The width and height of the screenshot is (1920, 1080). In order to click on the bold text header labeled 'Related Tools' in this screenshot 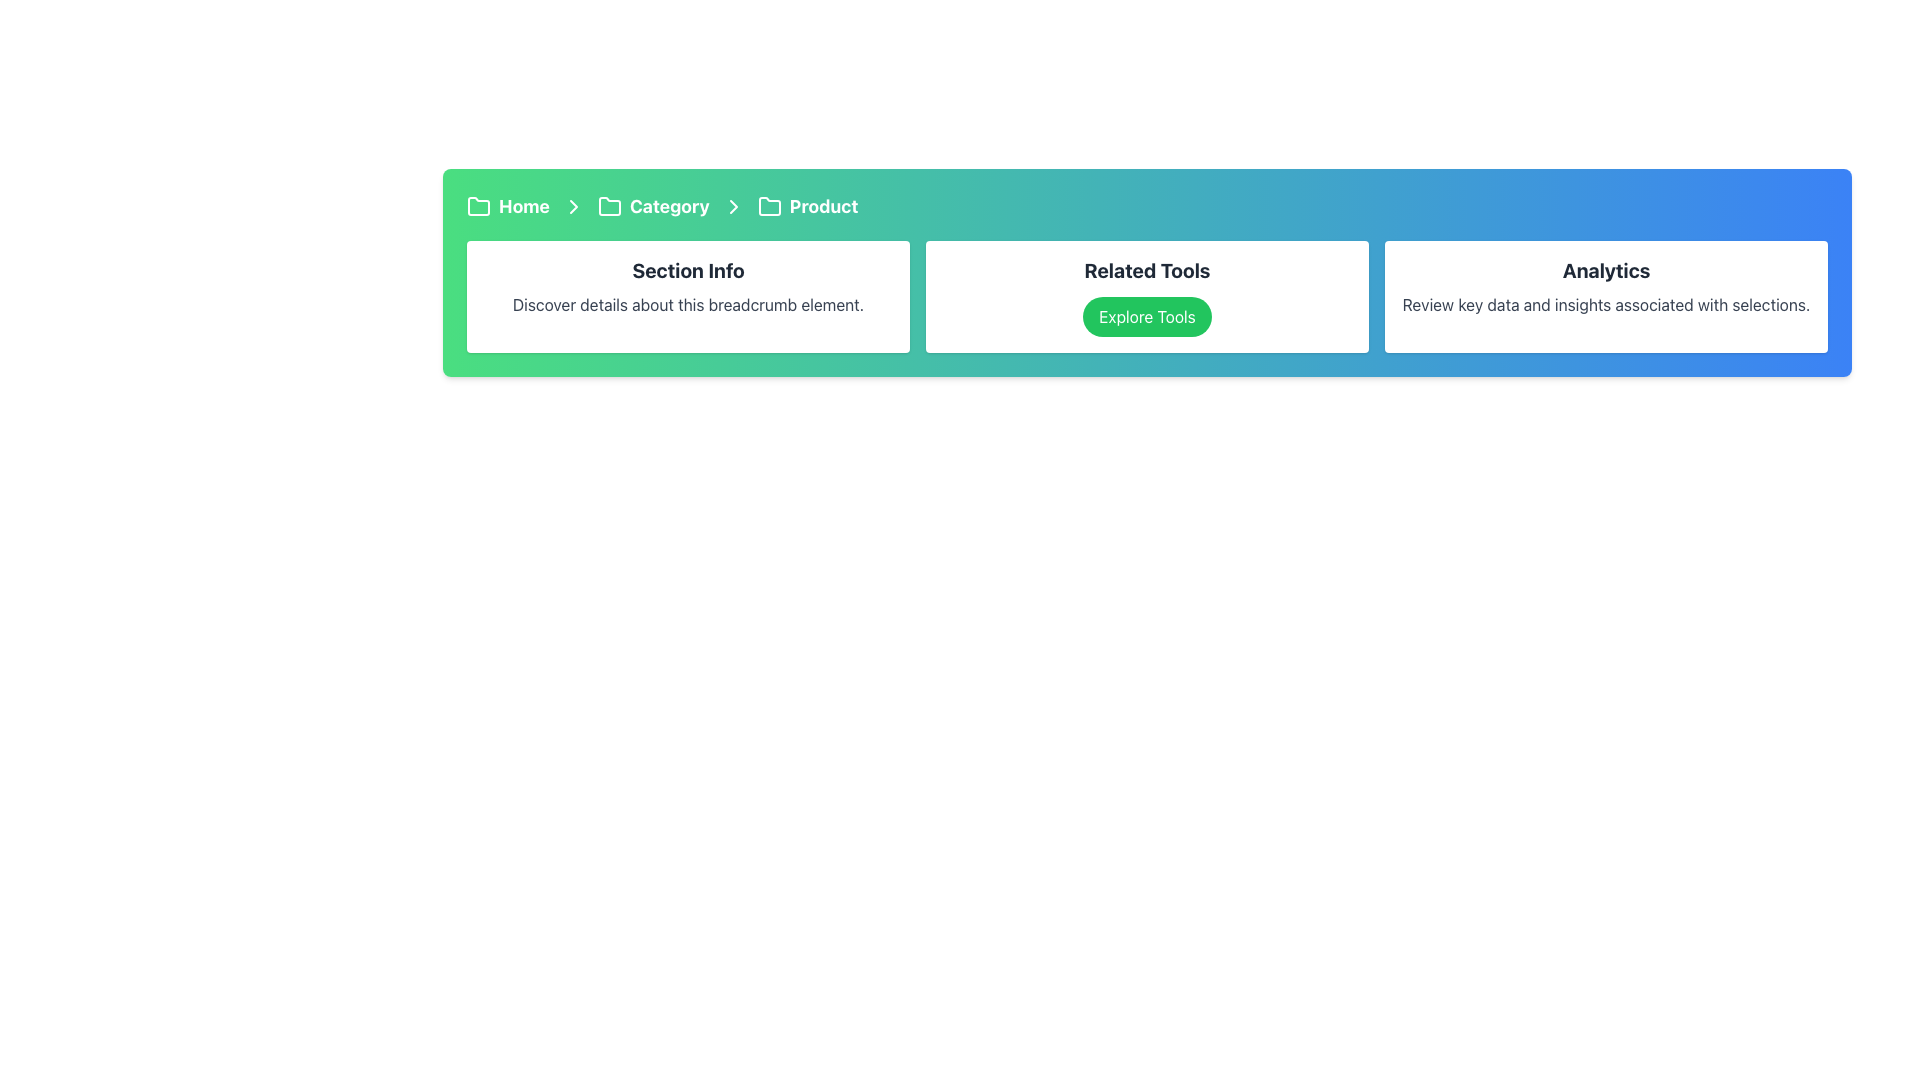, I will do `click(1147, 270)`.